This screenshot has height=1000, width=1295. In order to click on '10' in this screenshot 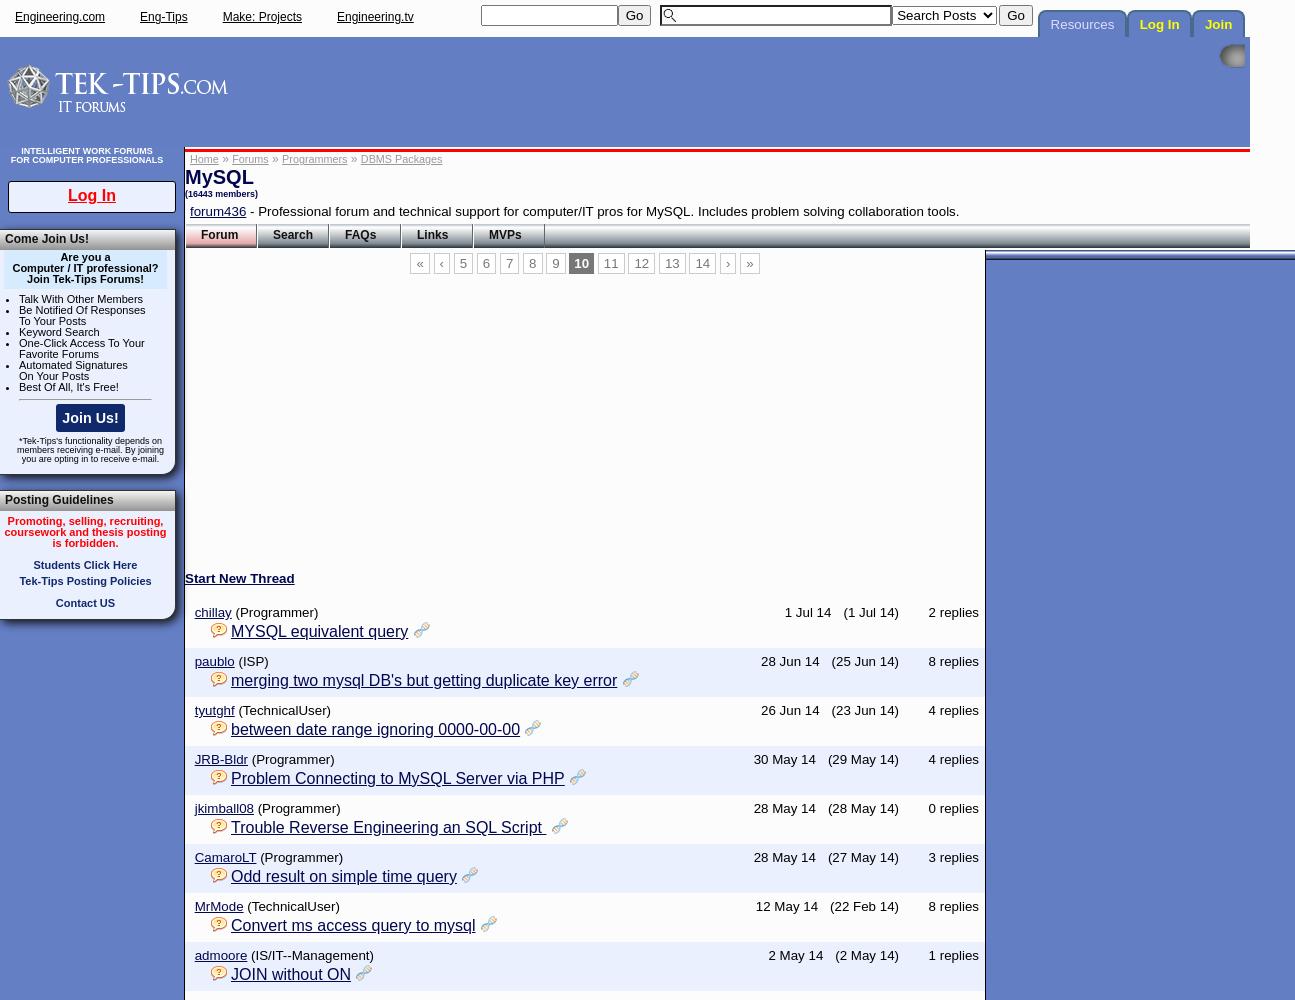, I will do `click(580, 263)`.